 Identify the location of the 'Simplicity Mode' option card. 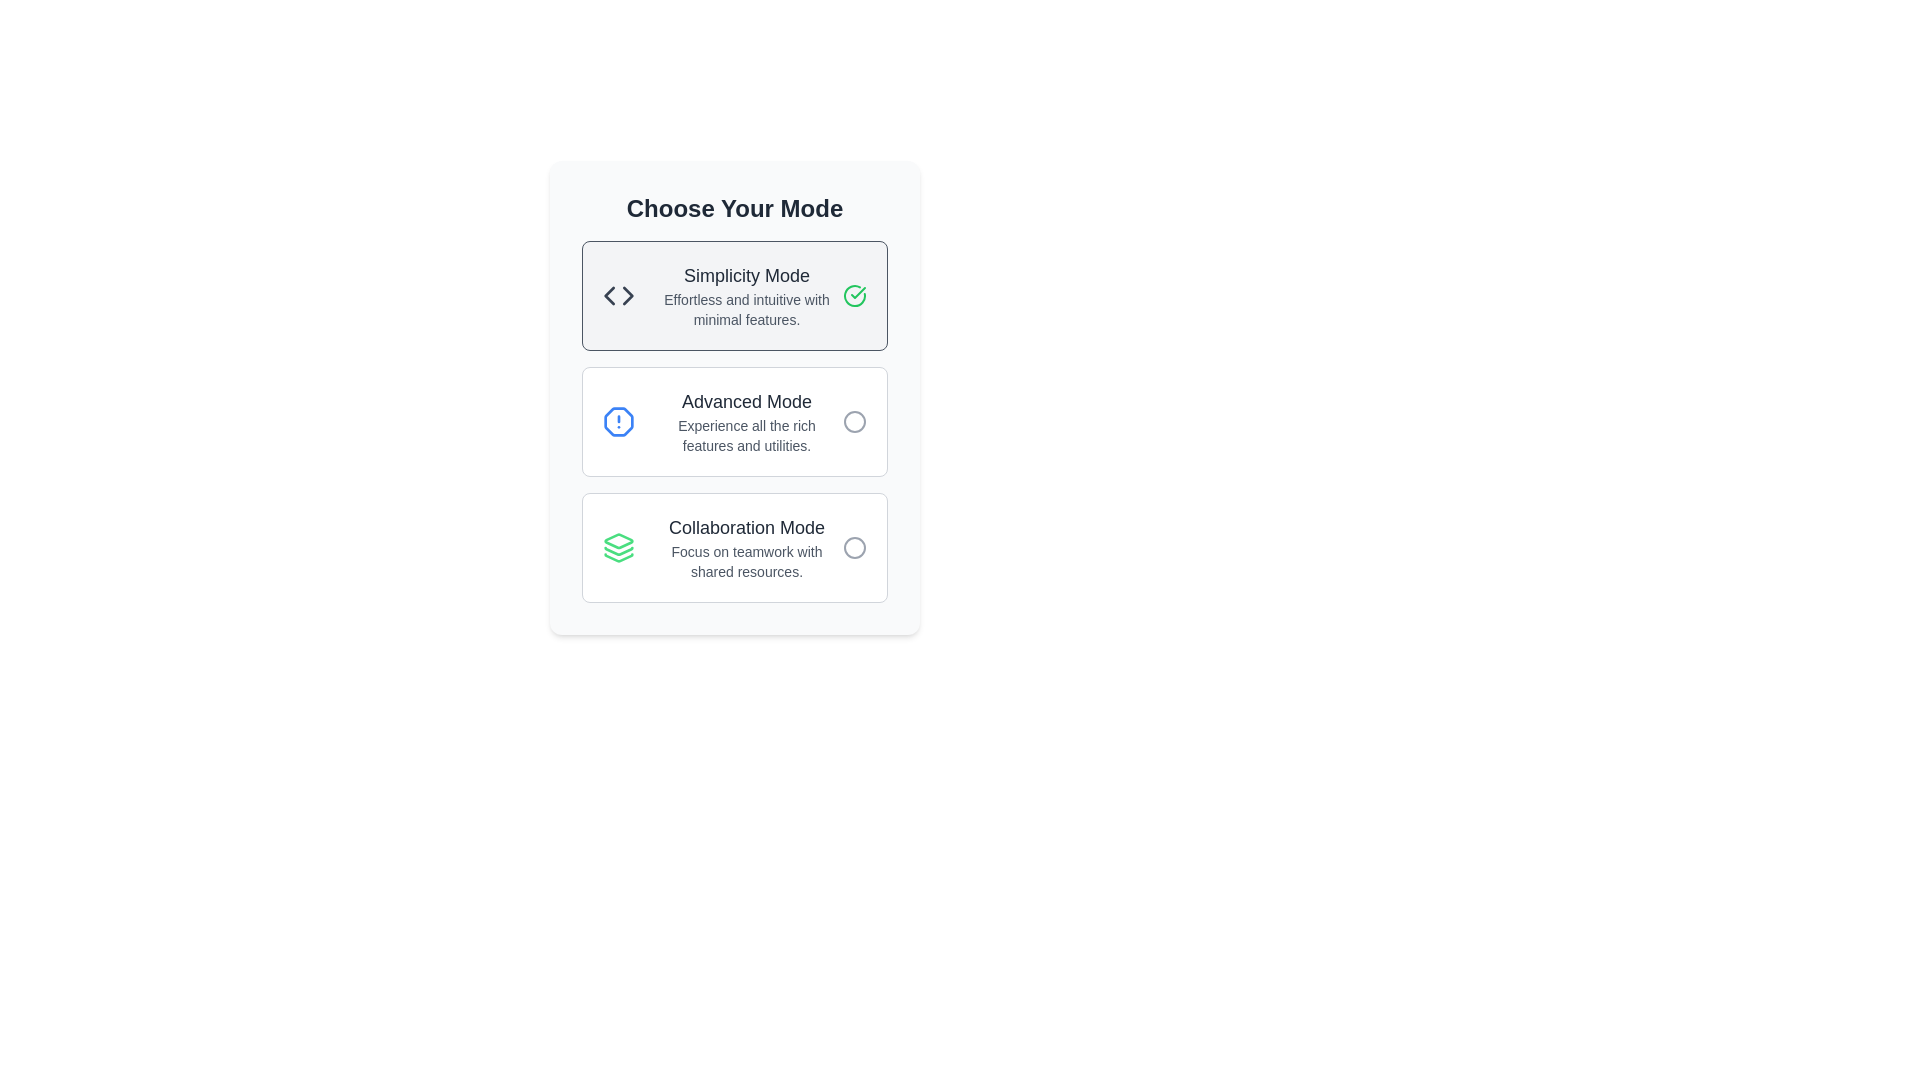
(733, 296).